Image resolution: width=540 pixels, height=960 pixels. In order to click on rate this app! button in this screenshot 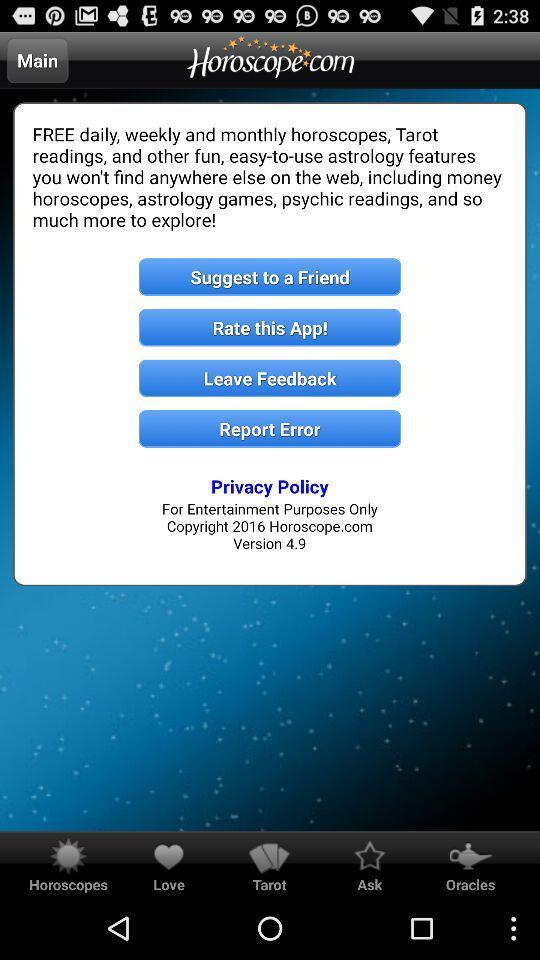, I will do `click(270, 327)`.